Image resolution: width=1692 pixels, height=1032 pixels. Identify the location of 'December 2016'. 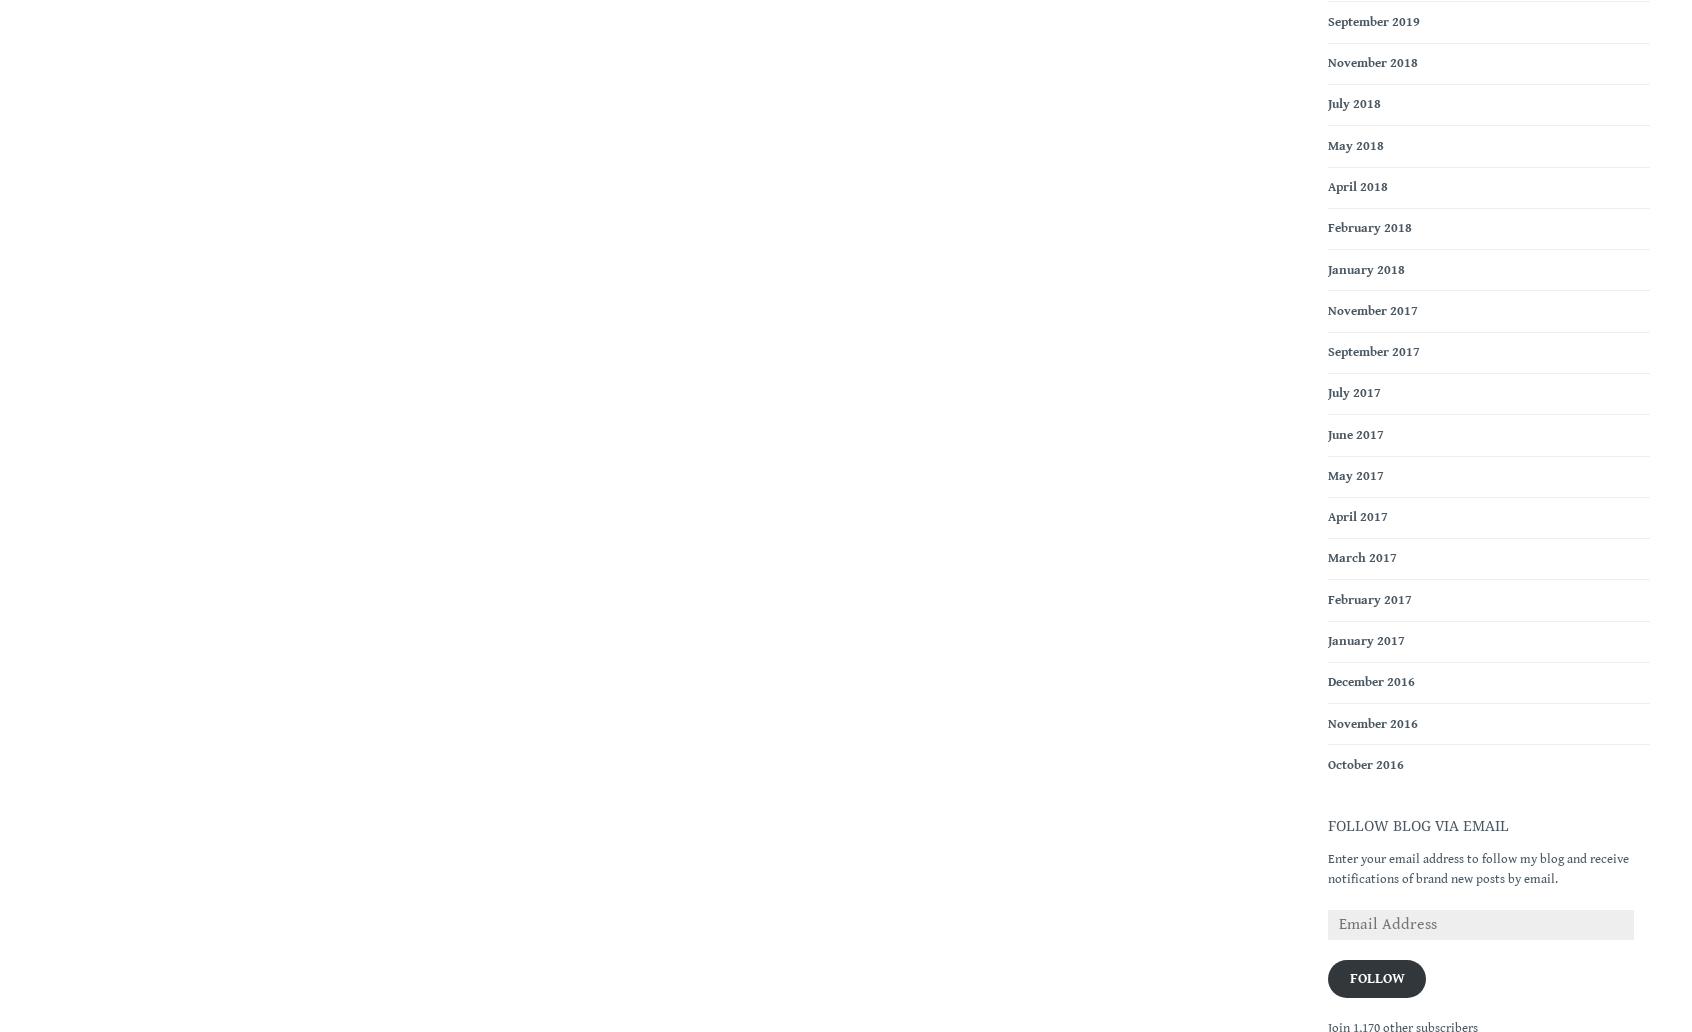
(1371, 681).